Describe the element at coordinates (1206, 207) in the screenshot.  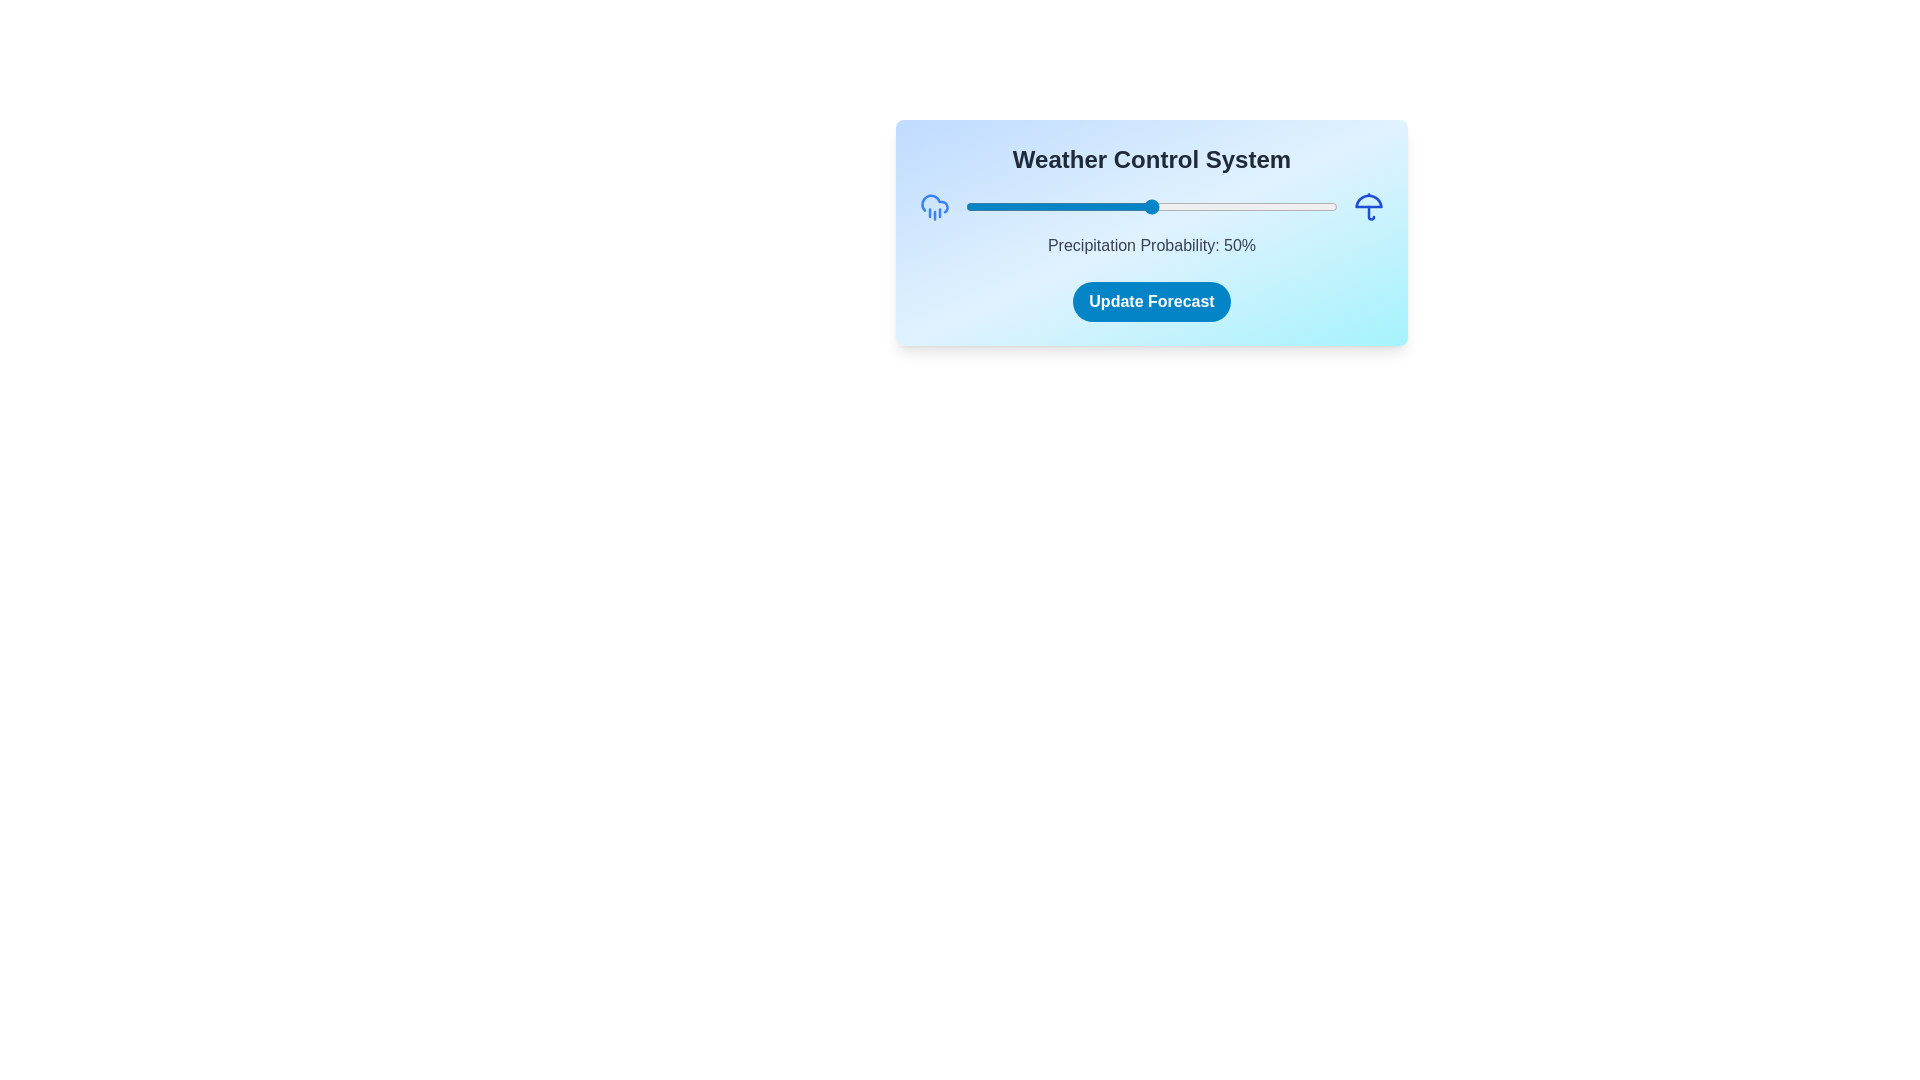
I see `the precipitation probability slider to 65%` at that location.